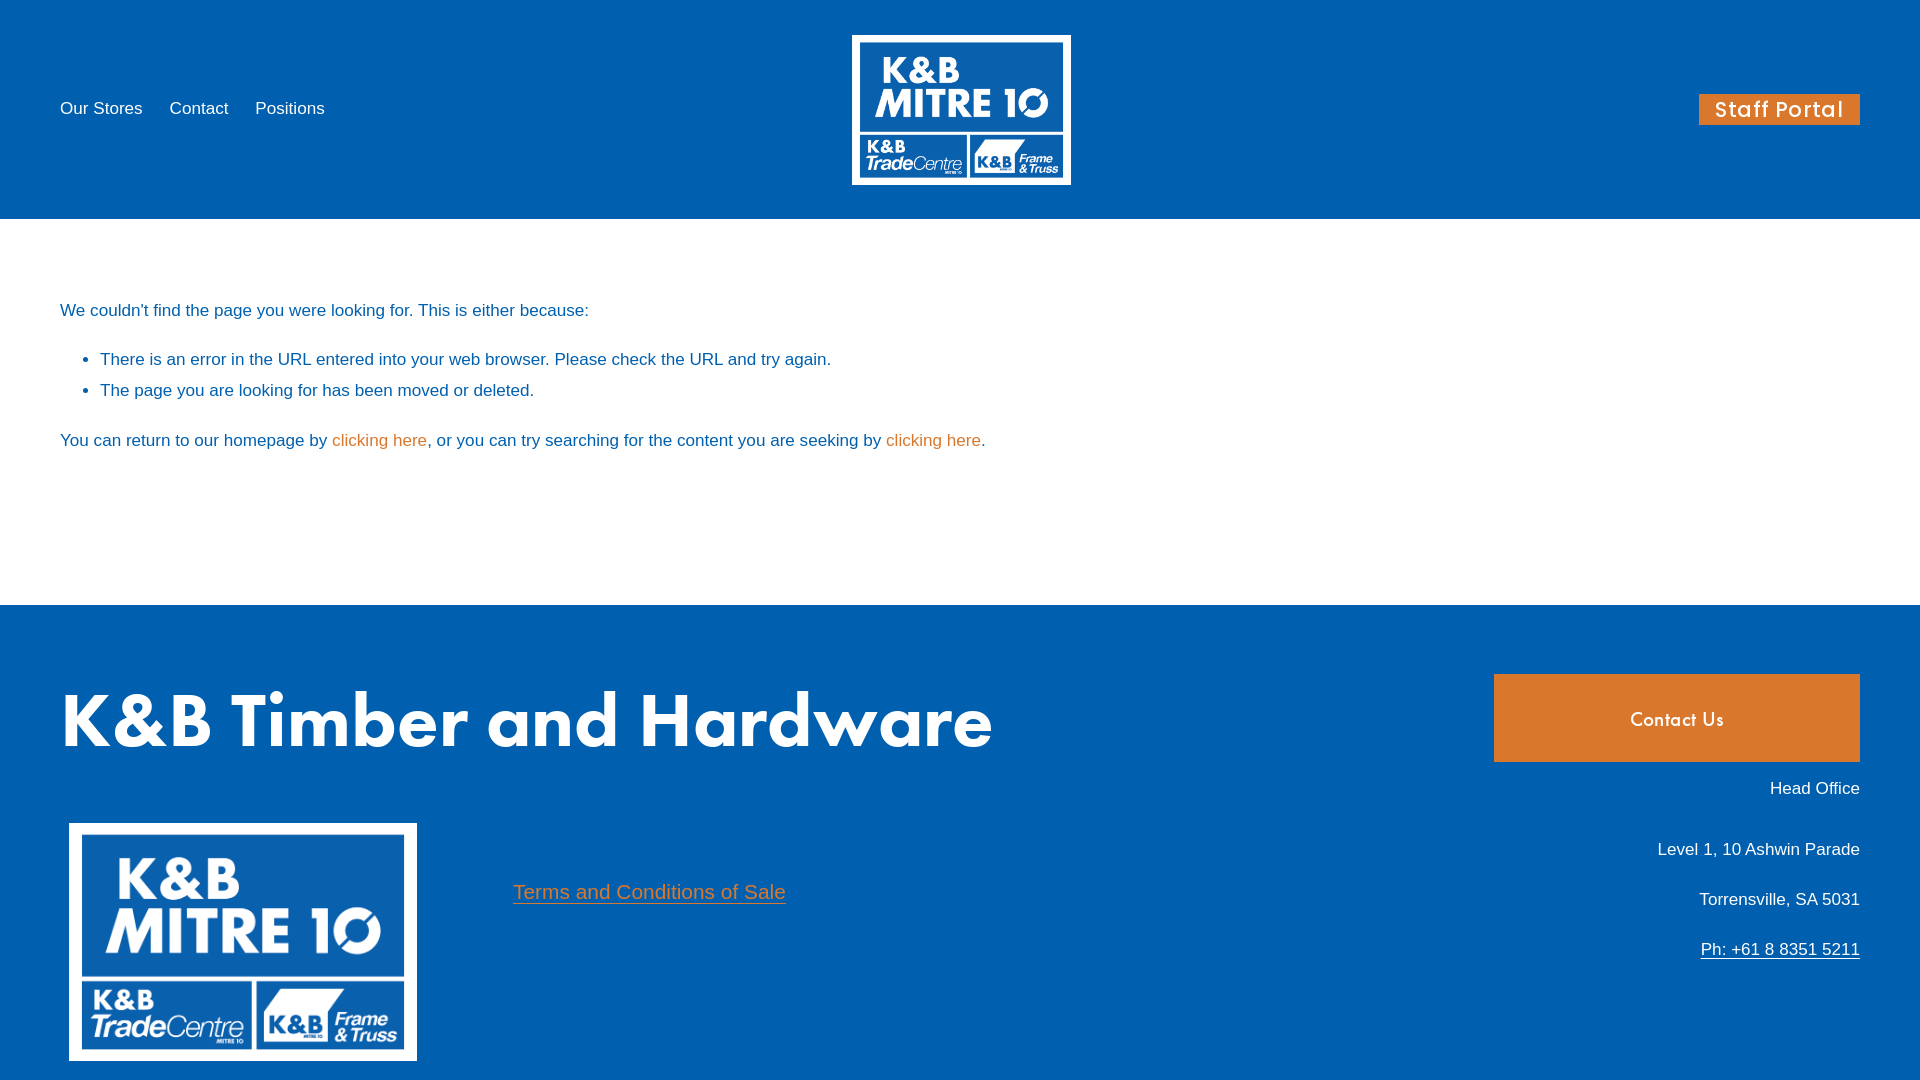 The height and width of the screenshot is (1080, 1920). Describe the element at coordinates (649, 890) in the screenshot. I see `'Terms and Conditions of Sale'` at that location.